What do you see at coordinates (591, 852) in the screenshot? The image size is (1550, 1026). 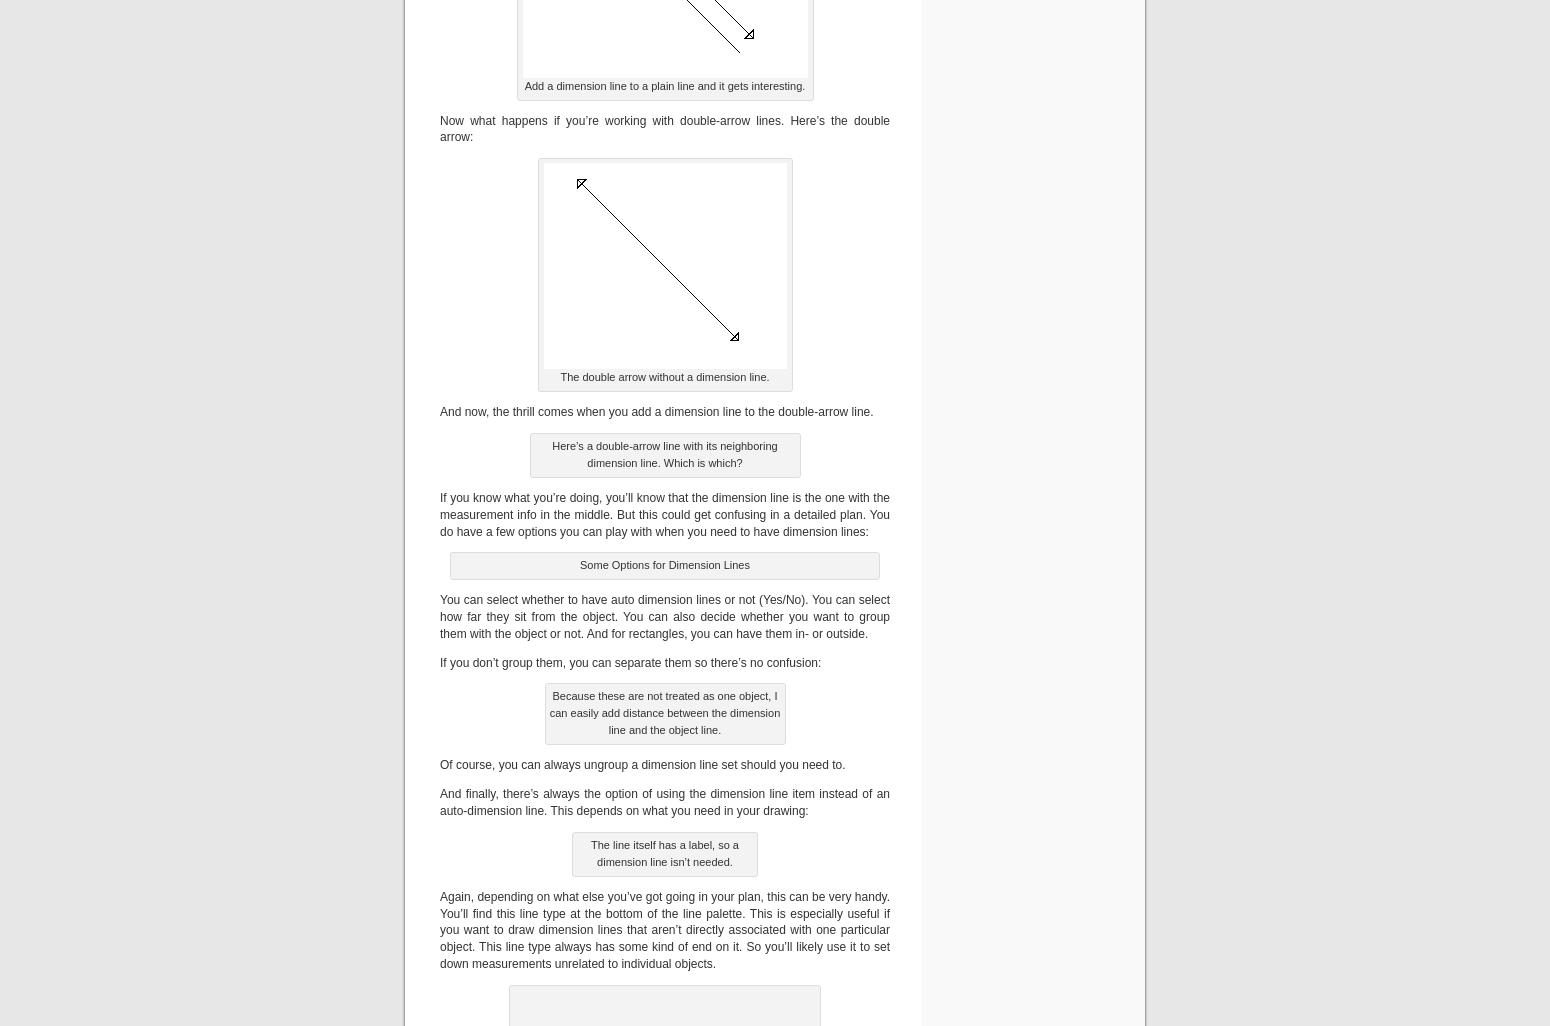 I see `'The line itself has a label, so a dimension line isn’t needed.'` at bounding box center [591, 852].